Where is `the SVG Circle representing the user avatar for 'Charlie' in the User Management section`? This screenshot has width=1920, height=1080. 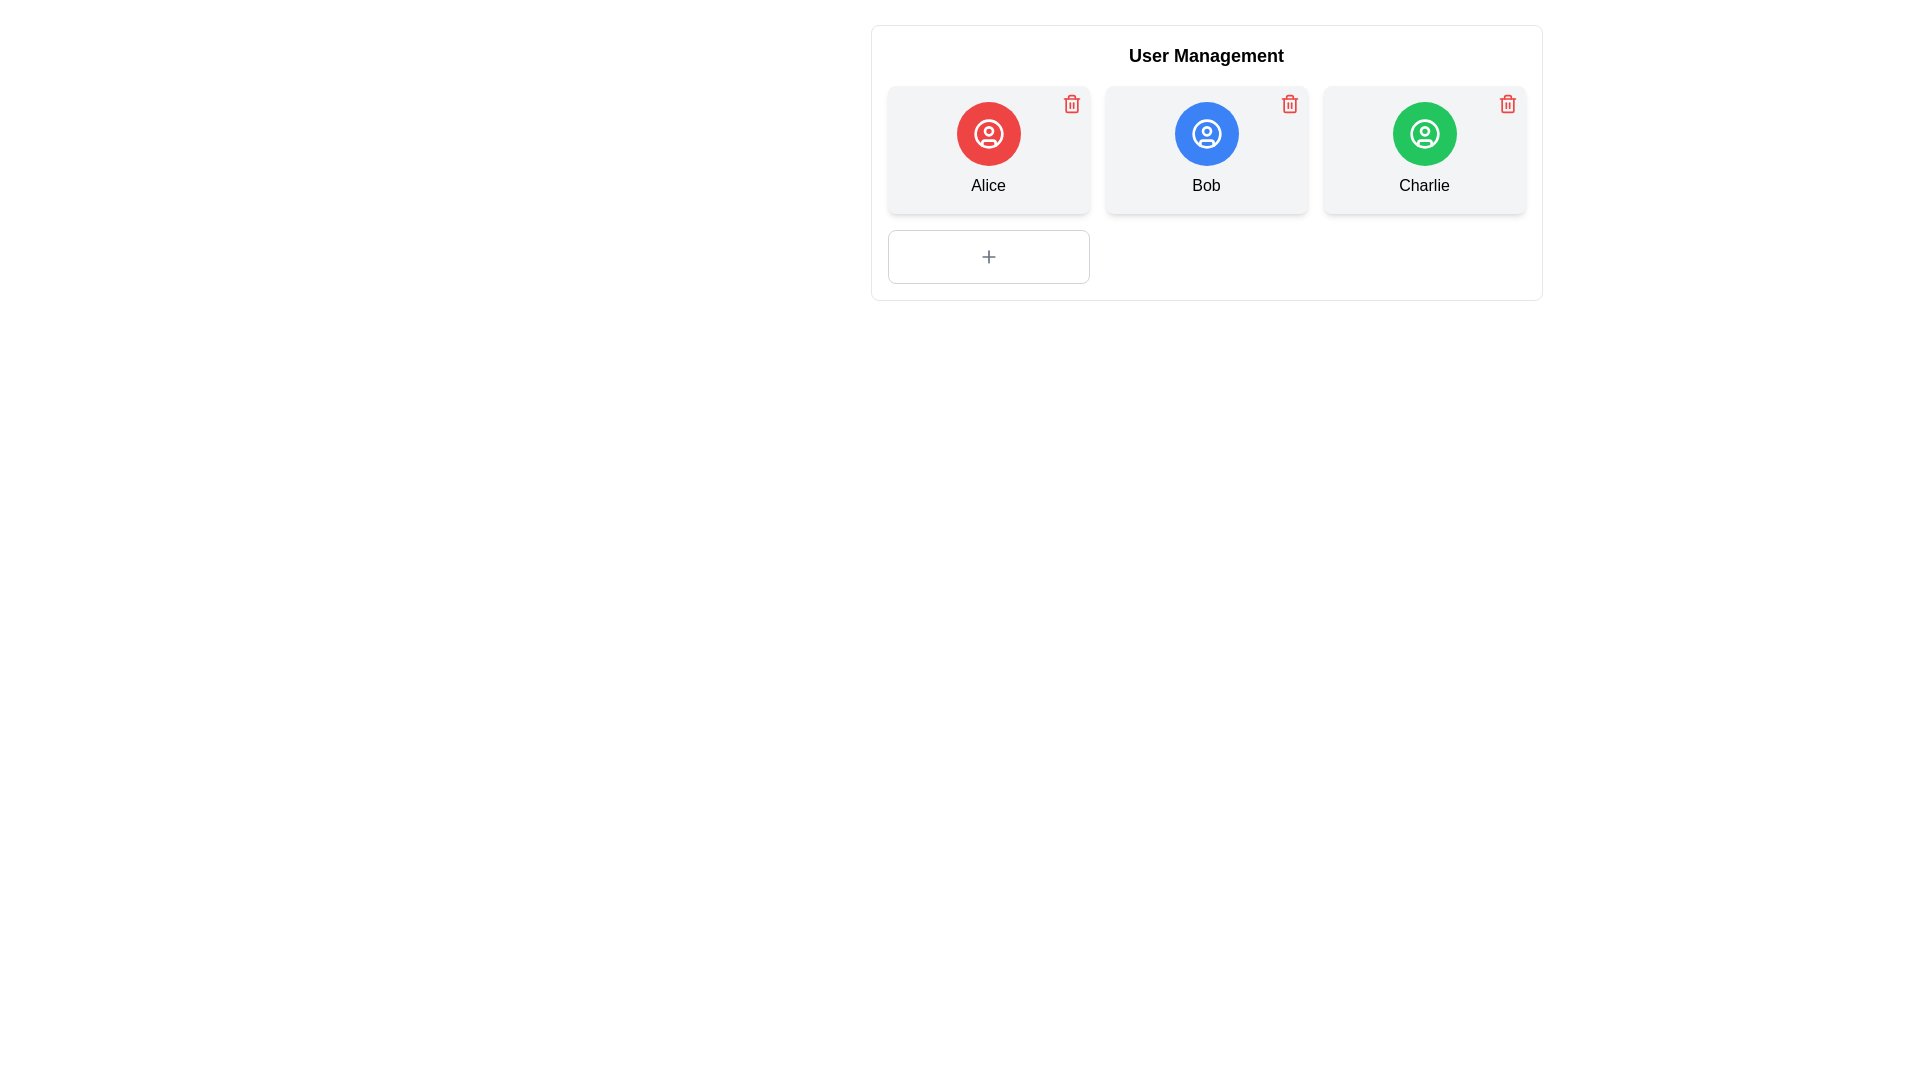
the SVG Circle representing the user avatar for 'Charlie' in the User Management section is located at coordinates (1423, 134).